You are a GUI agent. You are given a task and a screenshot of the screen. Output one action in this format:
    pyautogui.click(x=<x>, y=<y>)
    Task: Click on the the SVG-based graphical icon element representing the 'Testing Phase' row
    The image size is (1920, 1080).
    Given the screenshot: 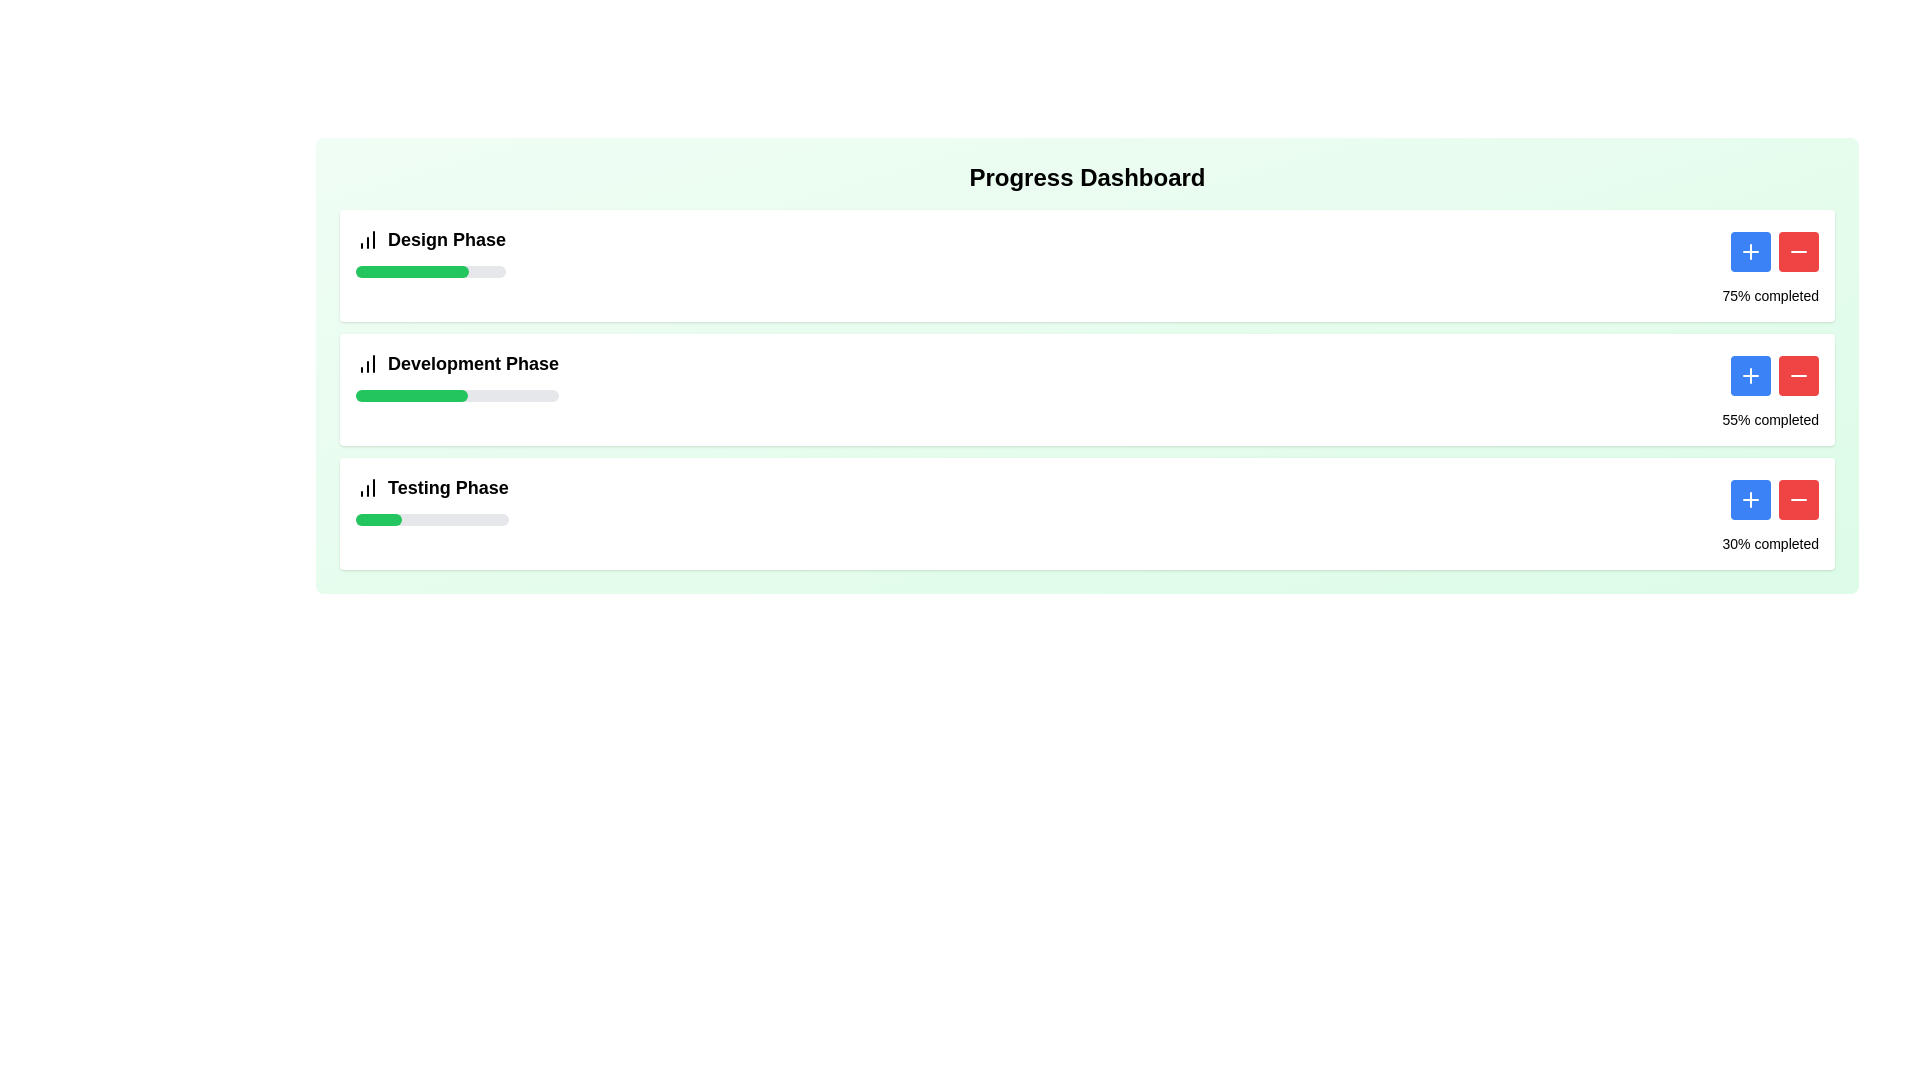 What is the action you would take?
    pyautogui.click(x=368, y=488)
    